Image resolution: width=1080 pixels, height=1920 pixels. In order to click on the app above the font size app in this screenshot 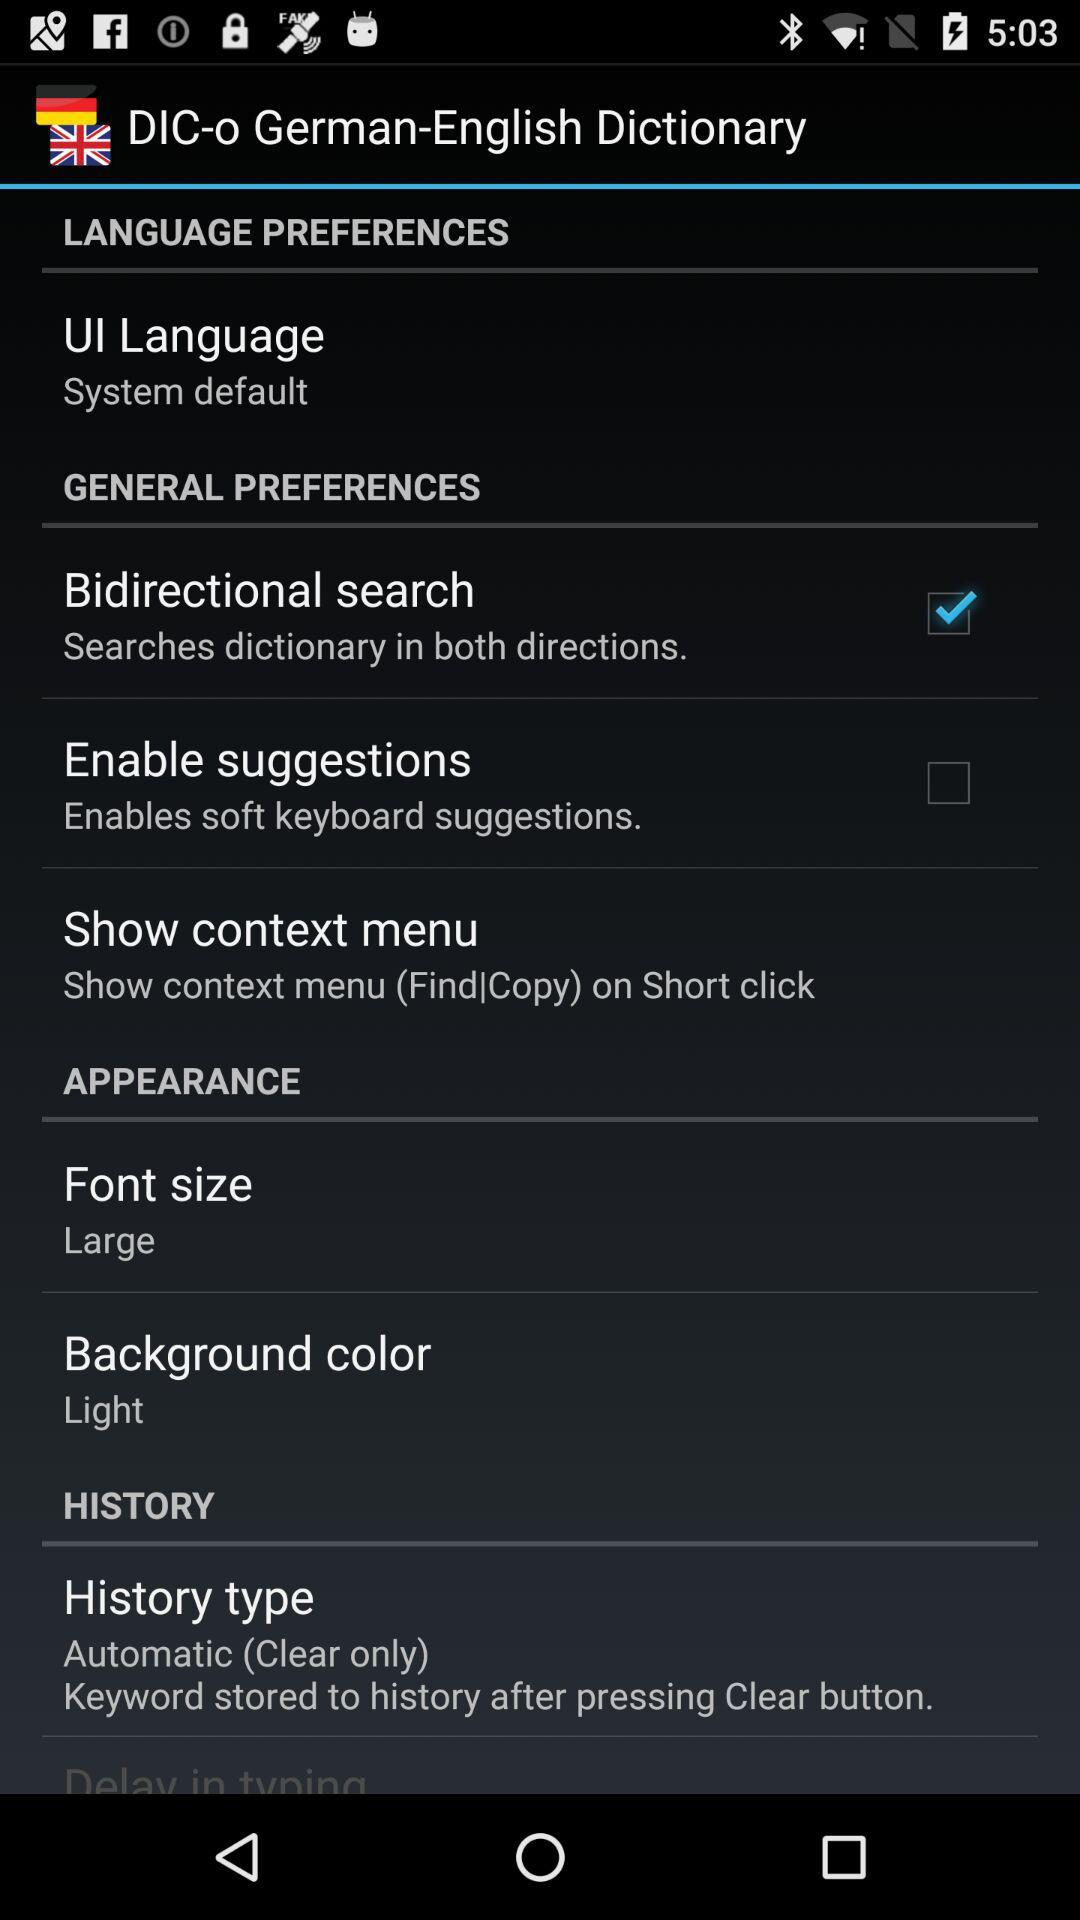, I will do `click(540, 1079)`.